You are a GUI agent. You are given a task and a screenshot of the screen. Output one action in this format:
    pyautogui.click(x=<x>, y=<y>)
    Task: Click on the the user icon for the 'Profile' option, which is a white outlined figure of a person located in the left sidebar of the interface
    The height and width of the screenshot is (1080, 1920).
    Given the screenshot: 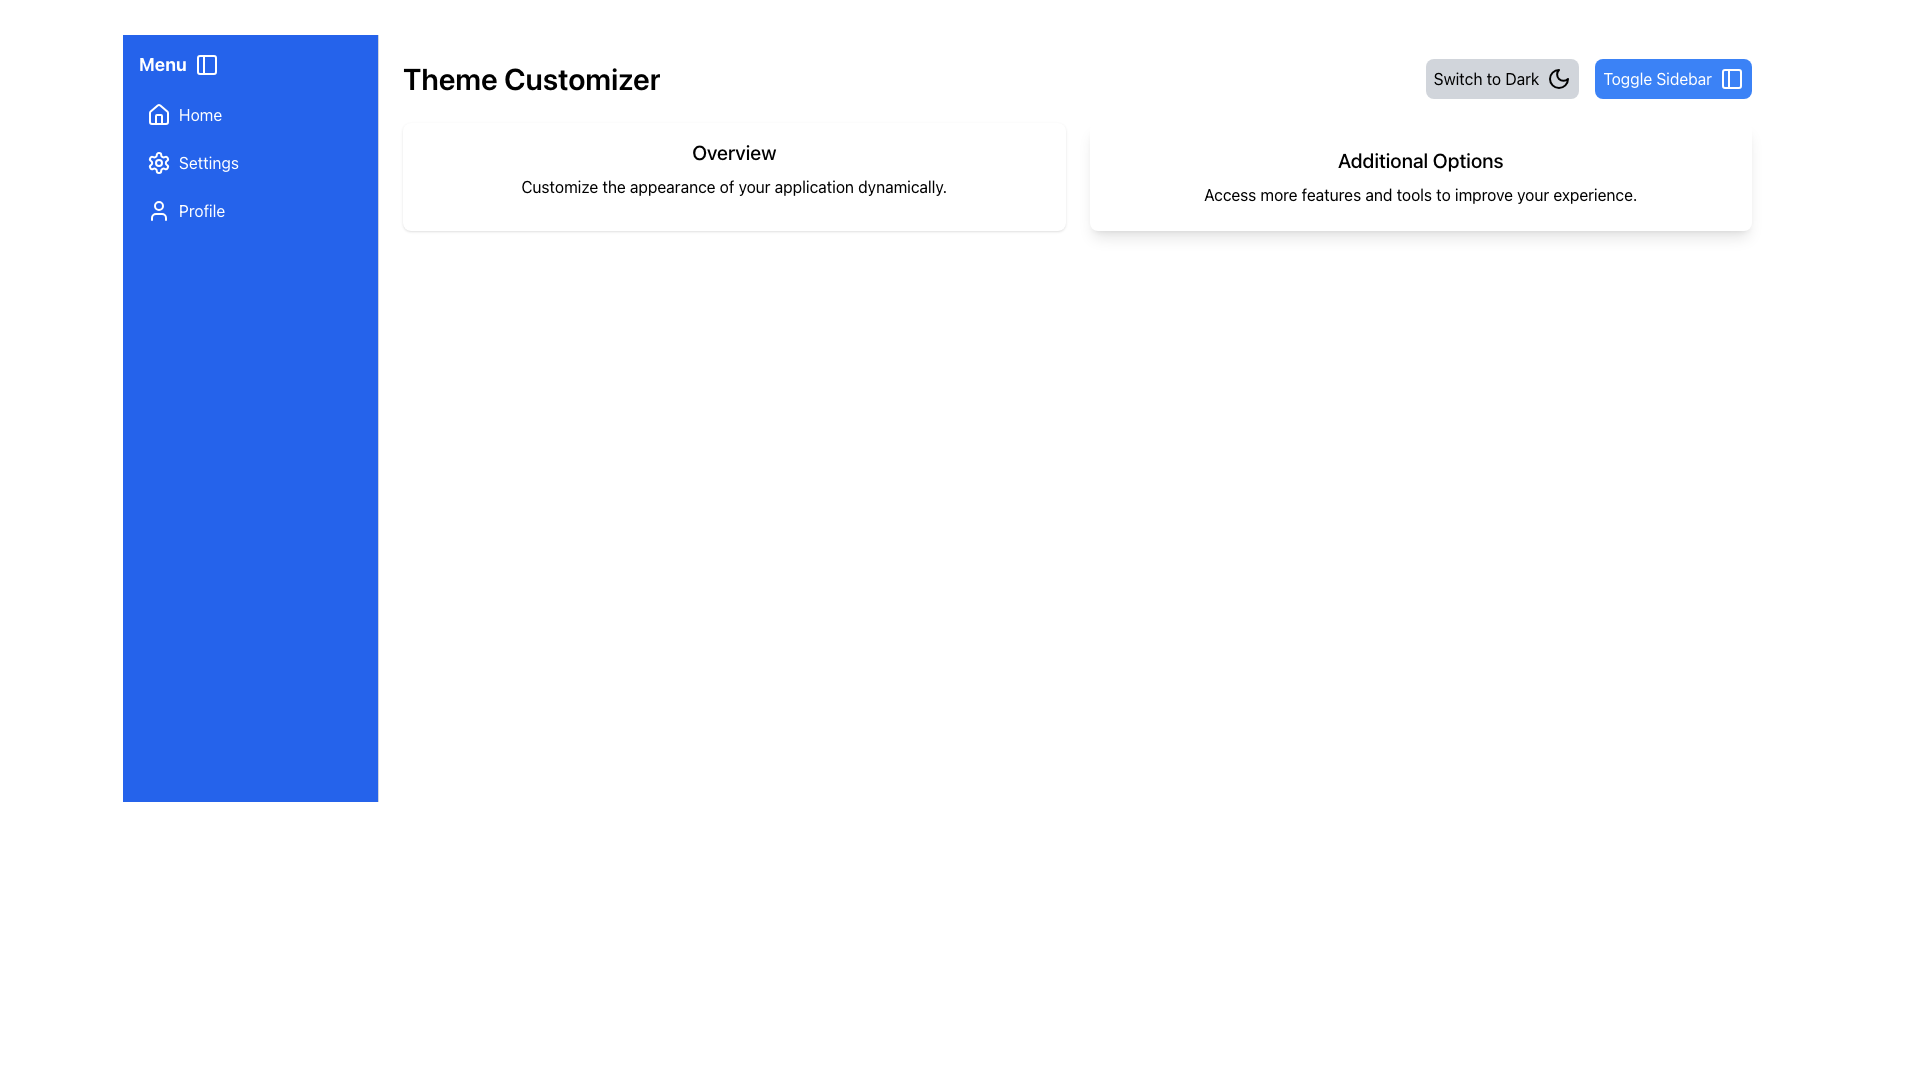 What is the action you would take?
    pyautogui.click(x=157, y=211)
    